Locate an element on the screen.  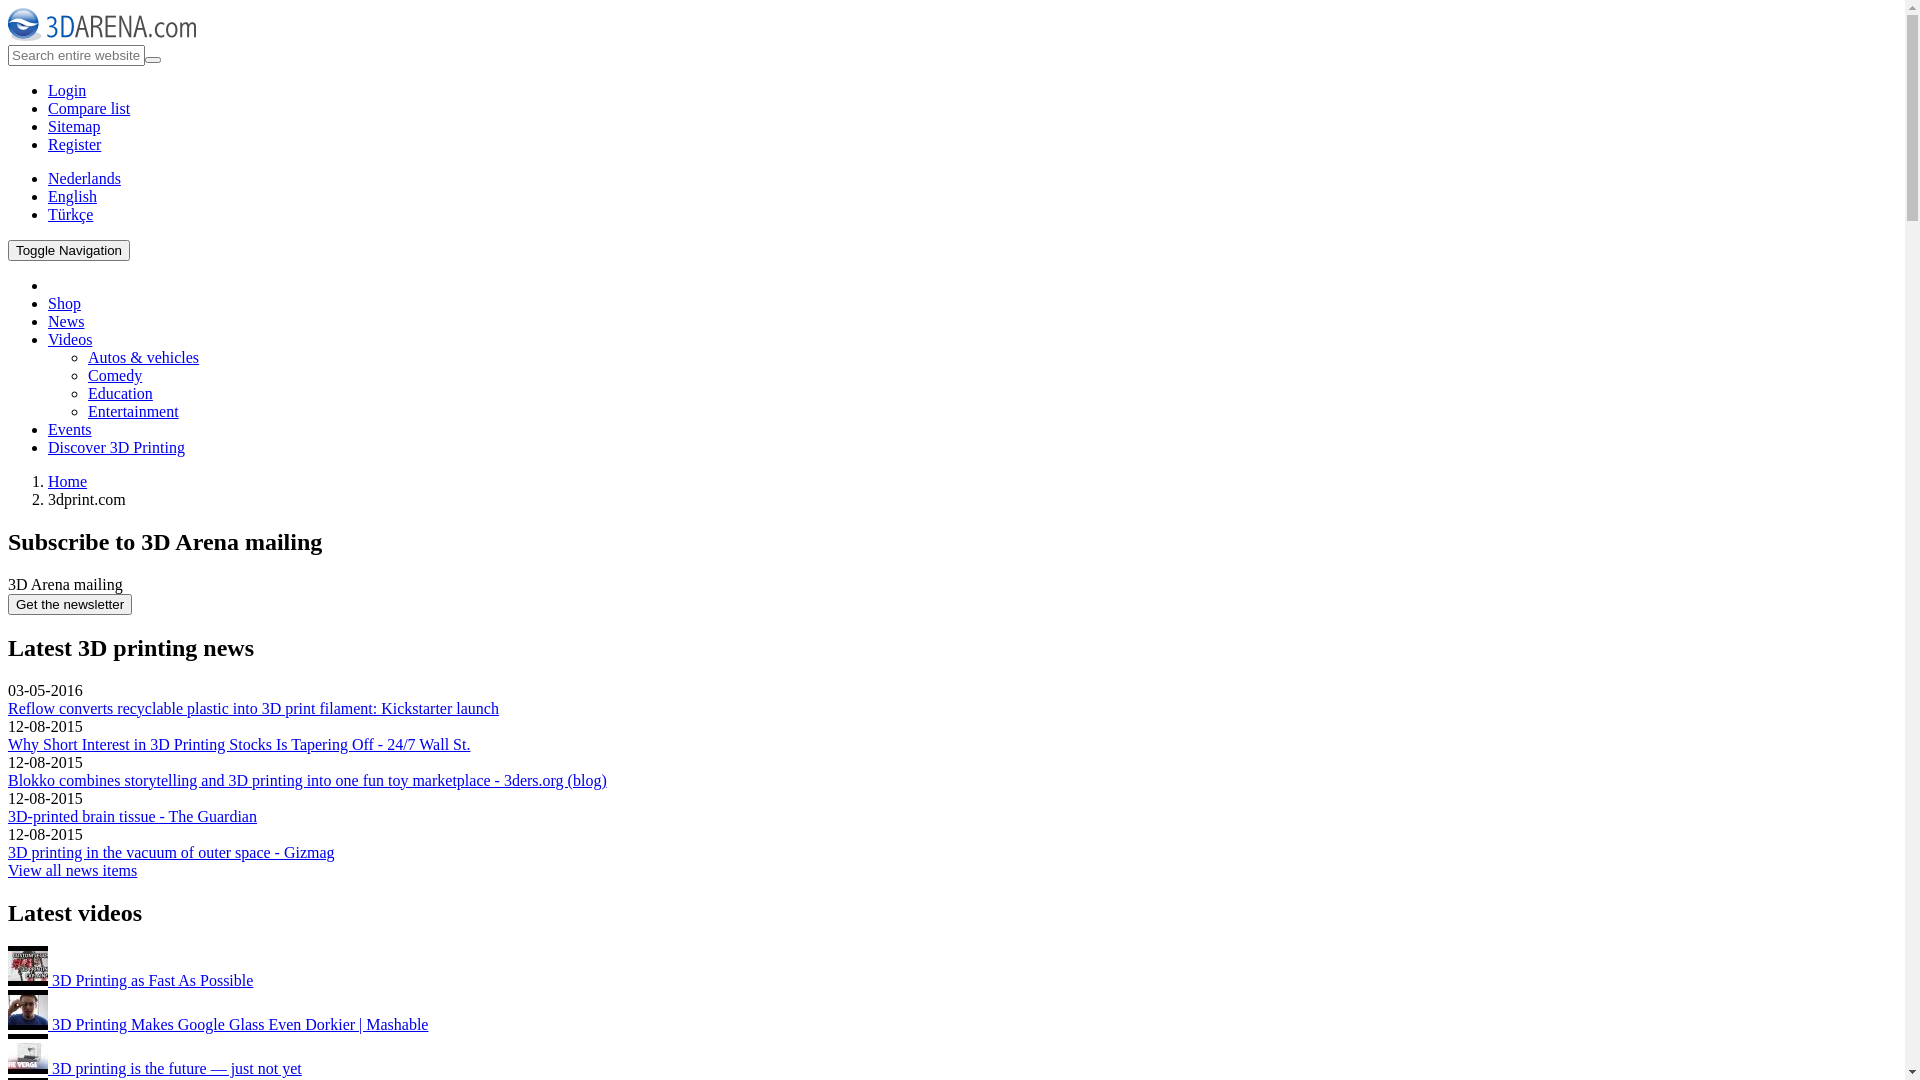
'Toggle Navigation' is located at coordinates (68, 249).